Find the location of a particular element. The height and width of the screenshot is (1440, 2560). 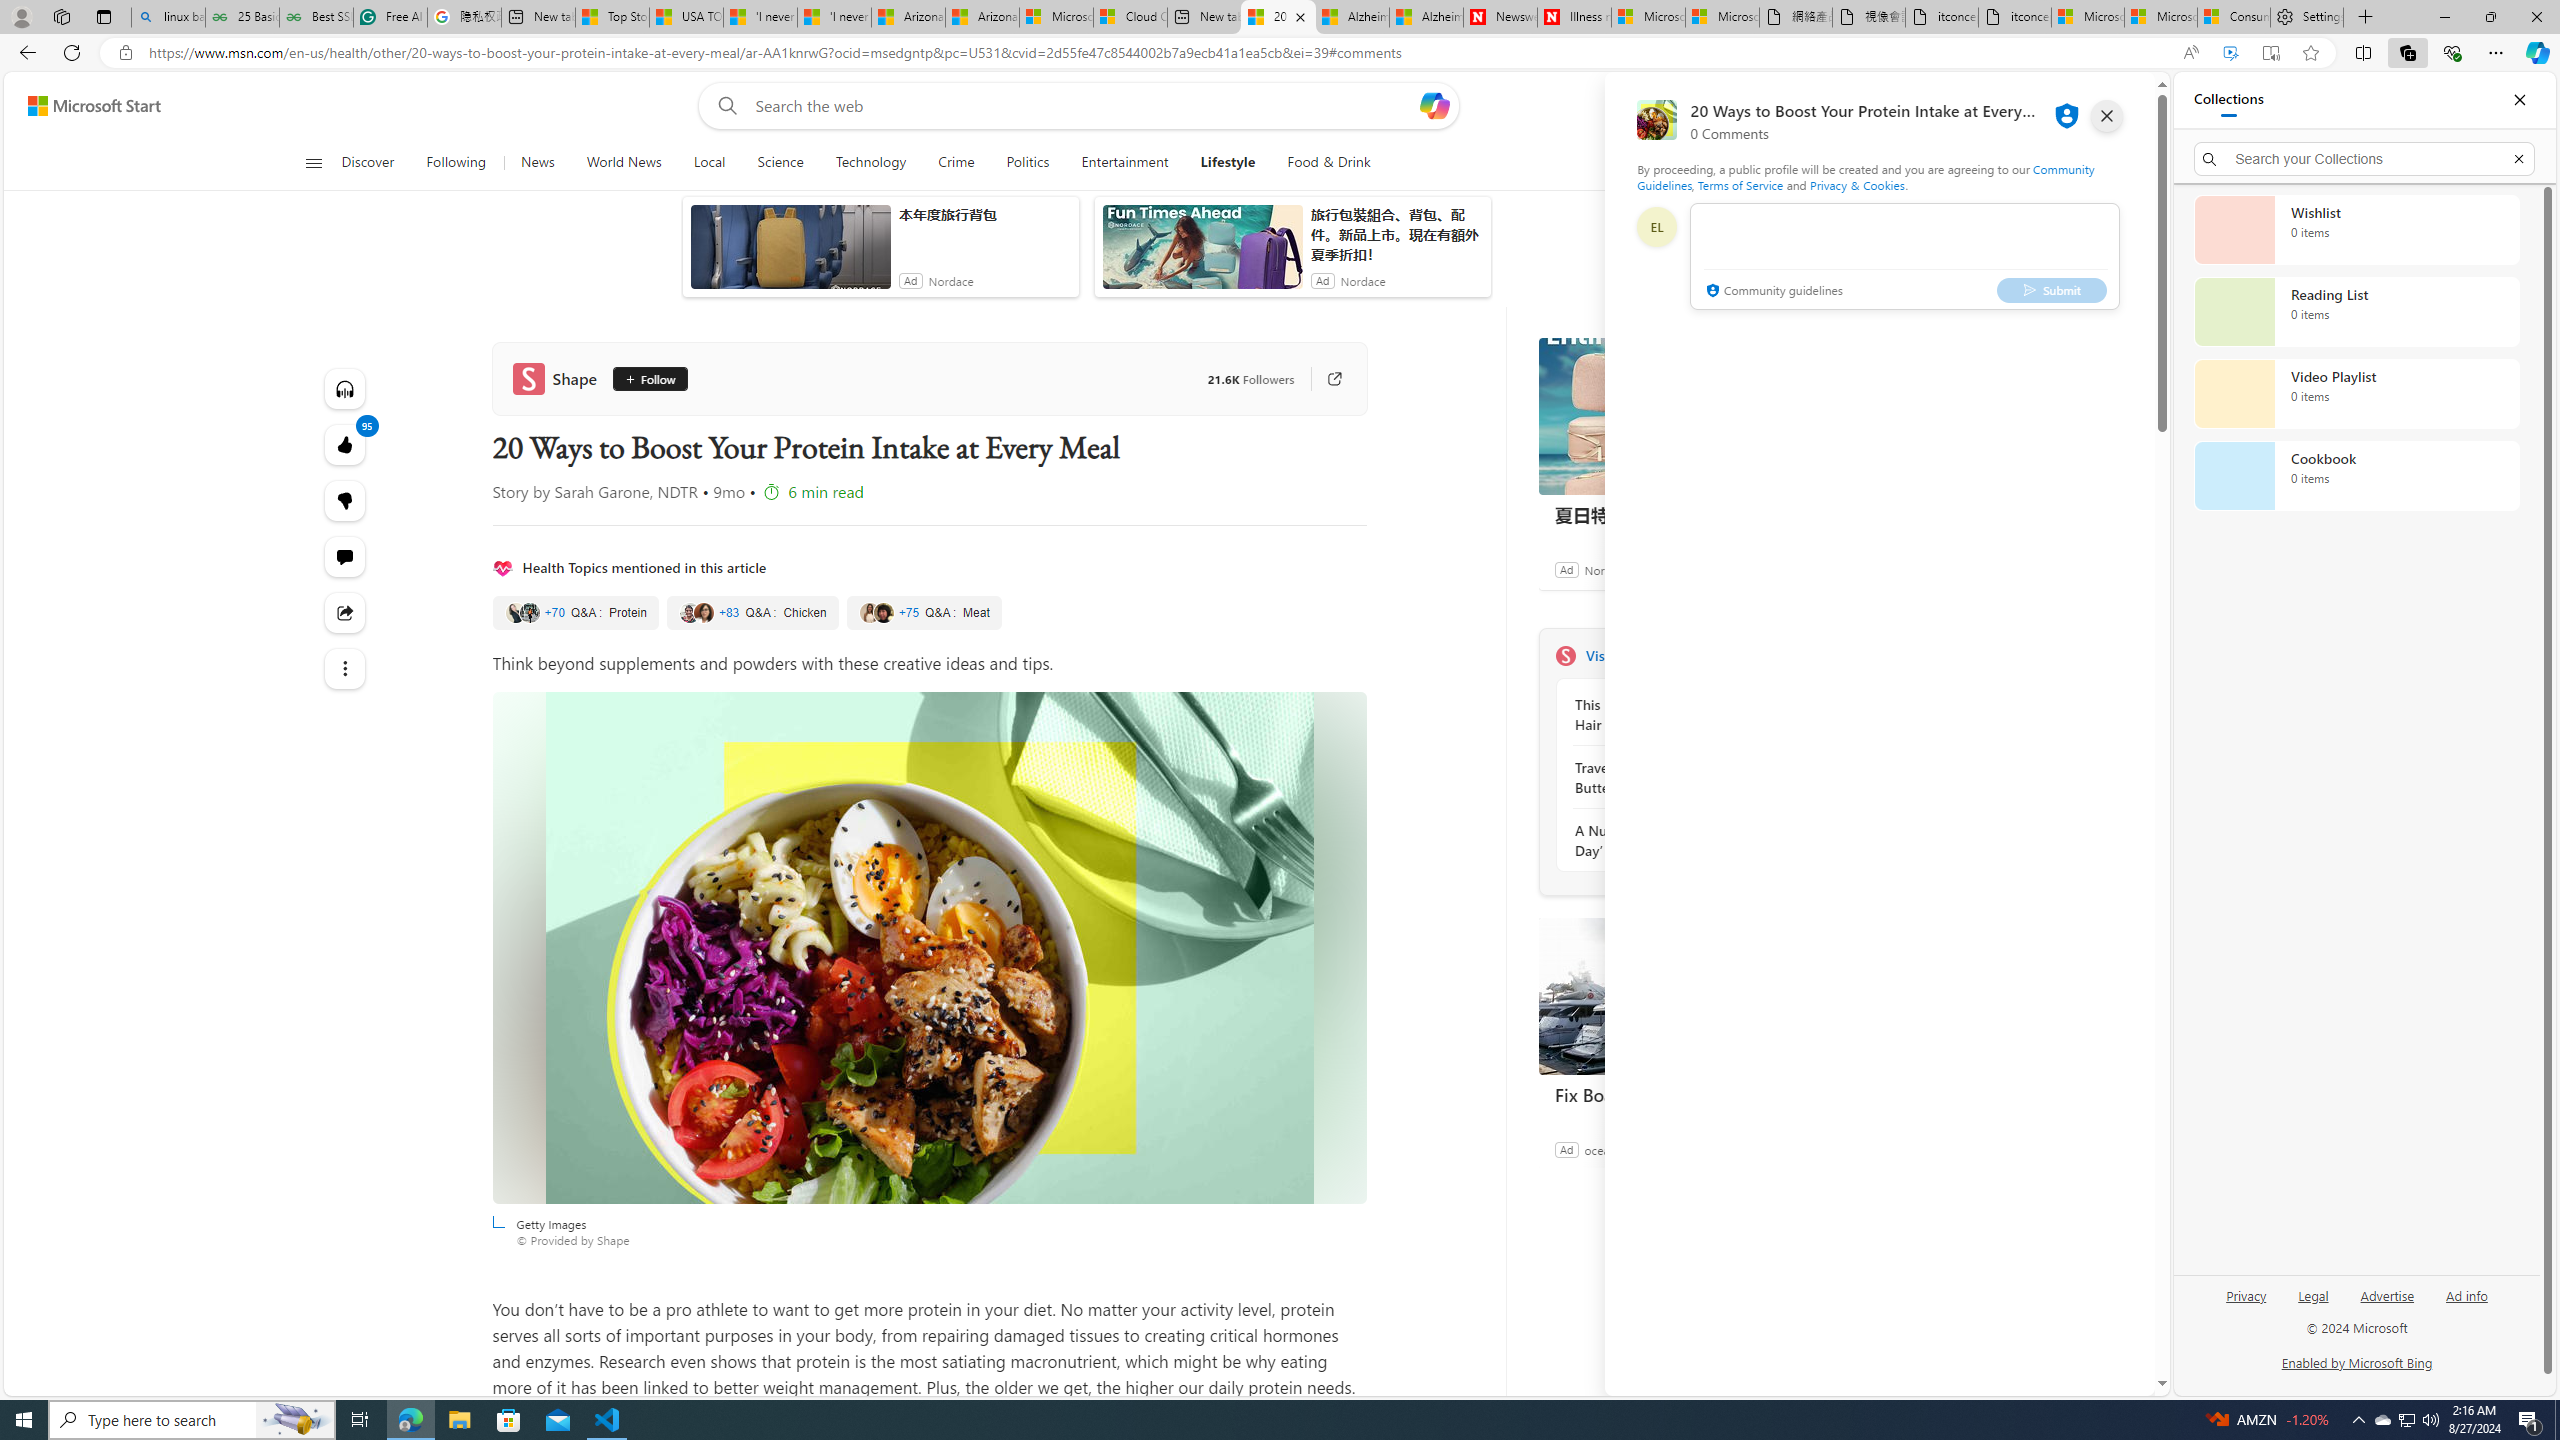

'Chicken' is located at coordinates (751, 612).